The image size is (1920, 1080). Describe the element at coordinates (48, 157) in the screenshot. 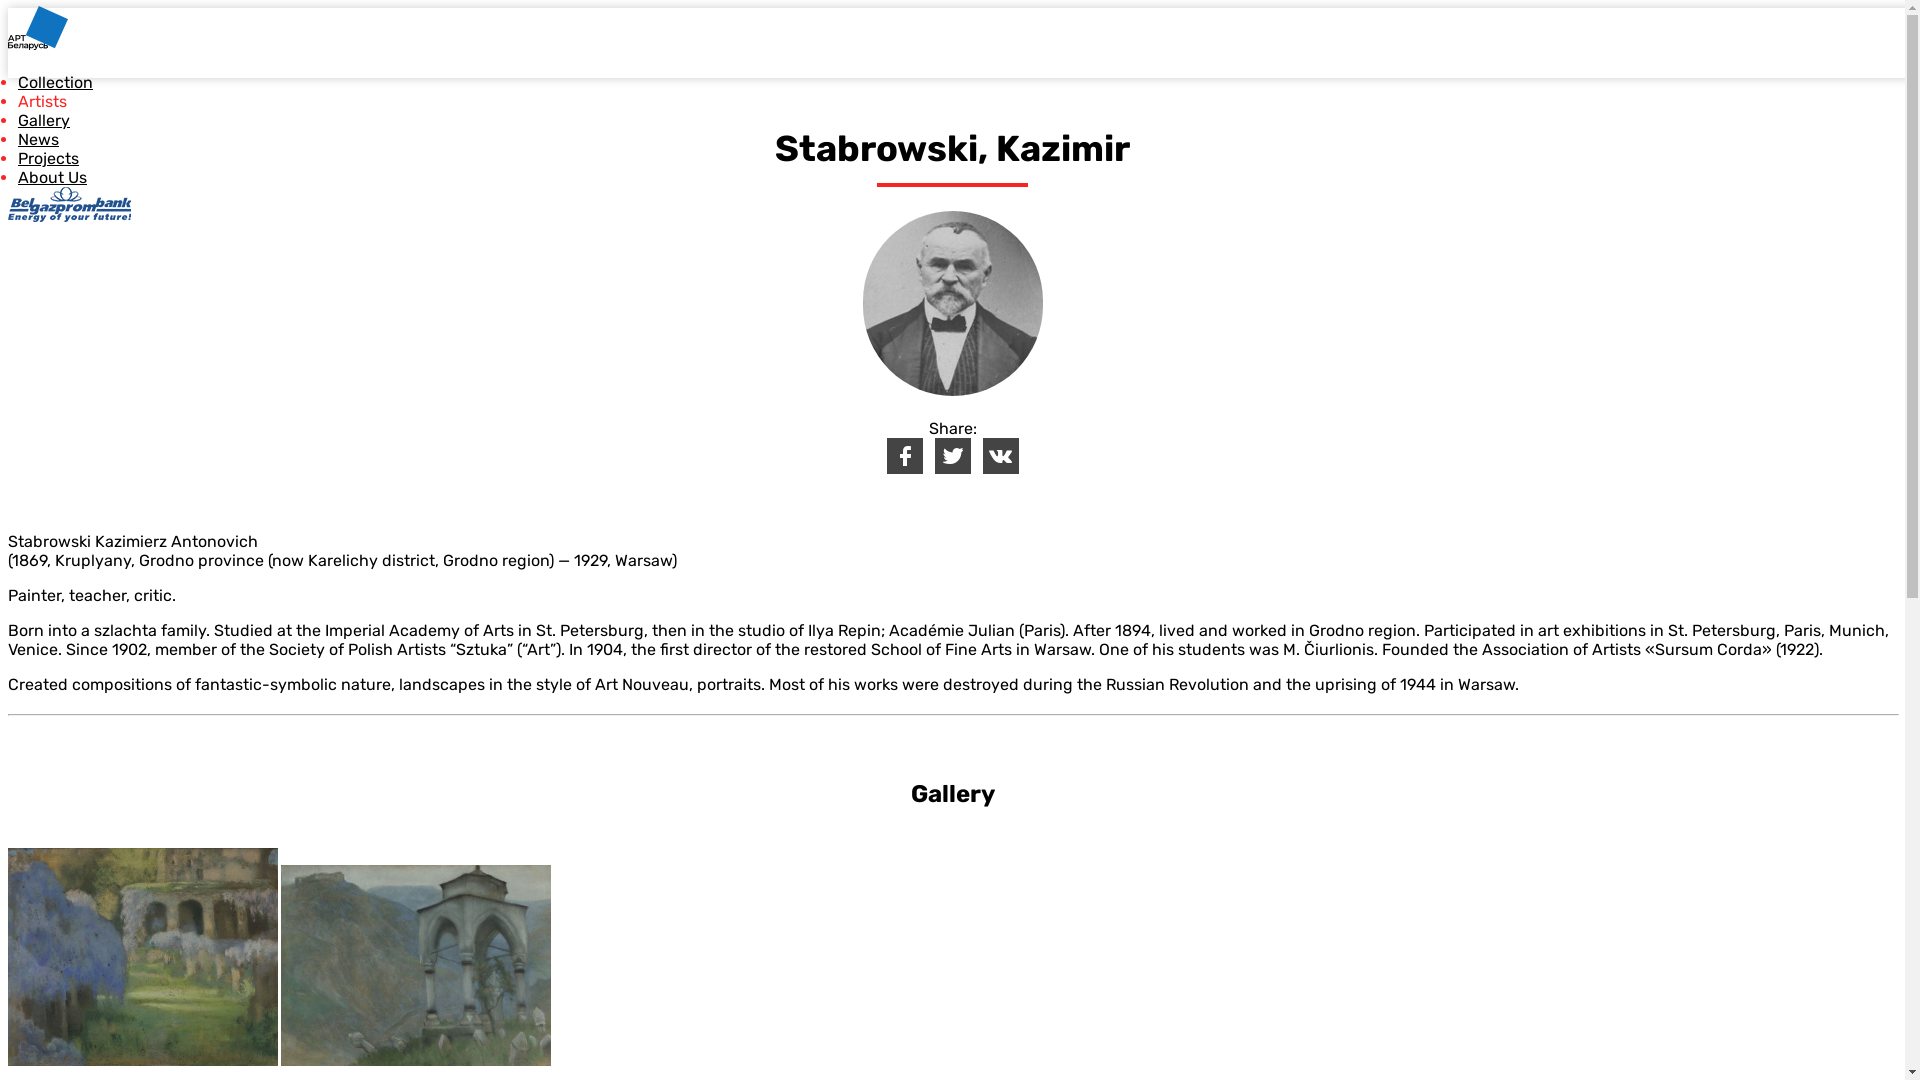

I see `'Projects'` at that location.